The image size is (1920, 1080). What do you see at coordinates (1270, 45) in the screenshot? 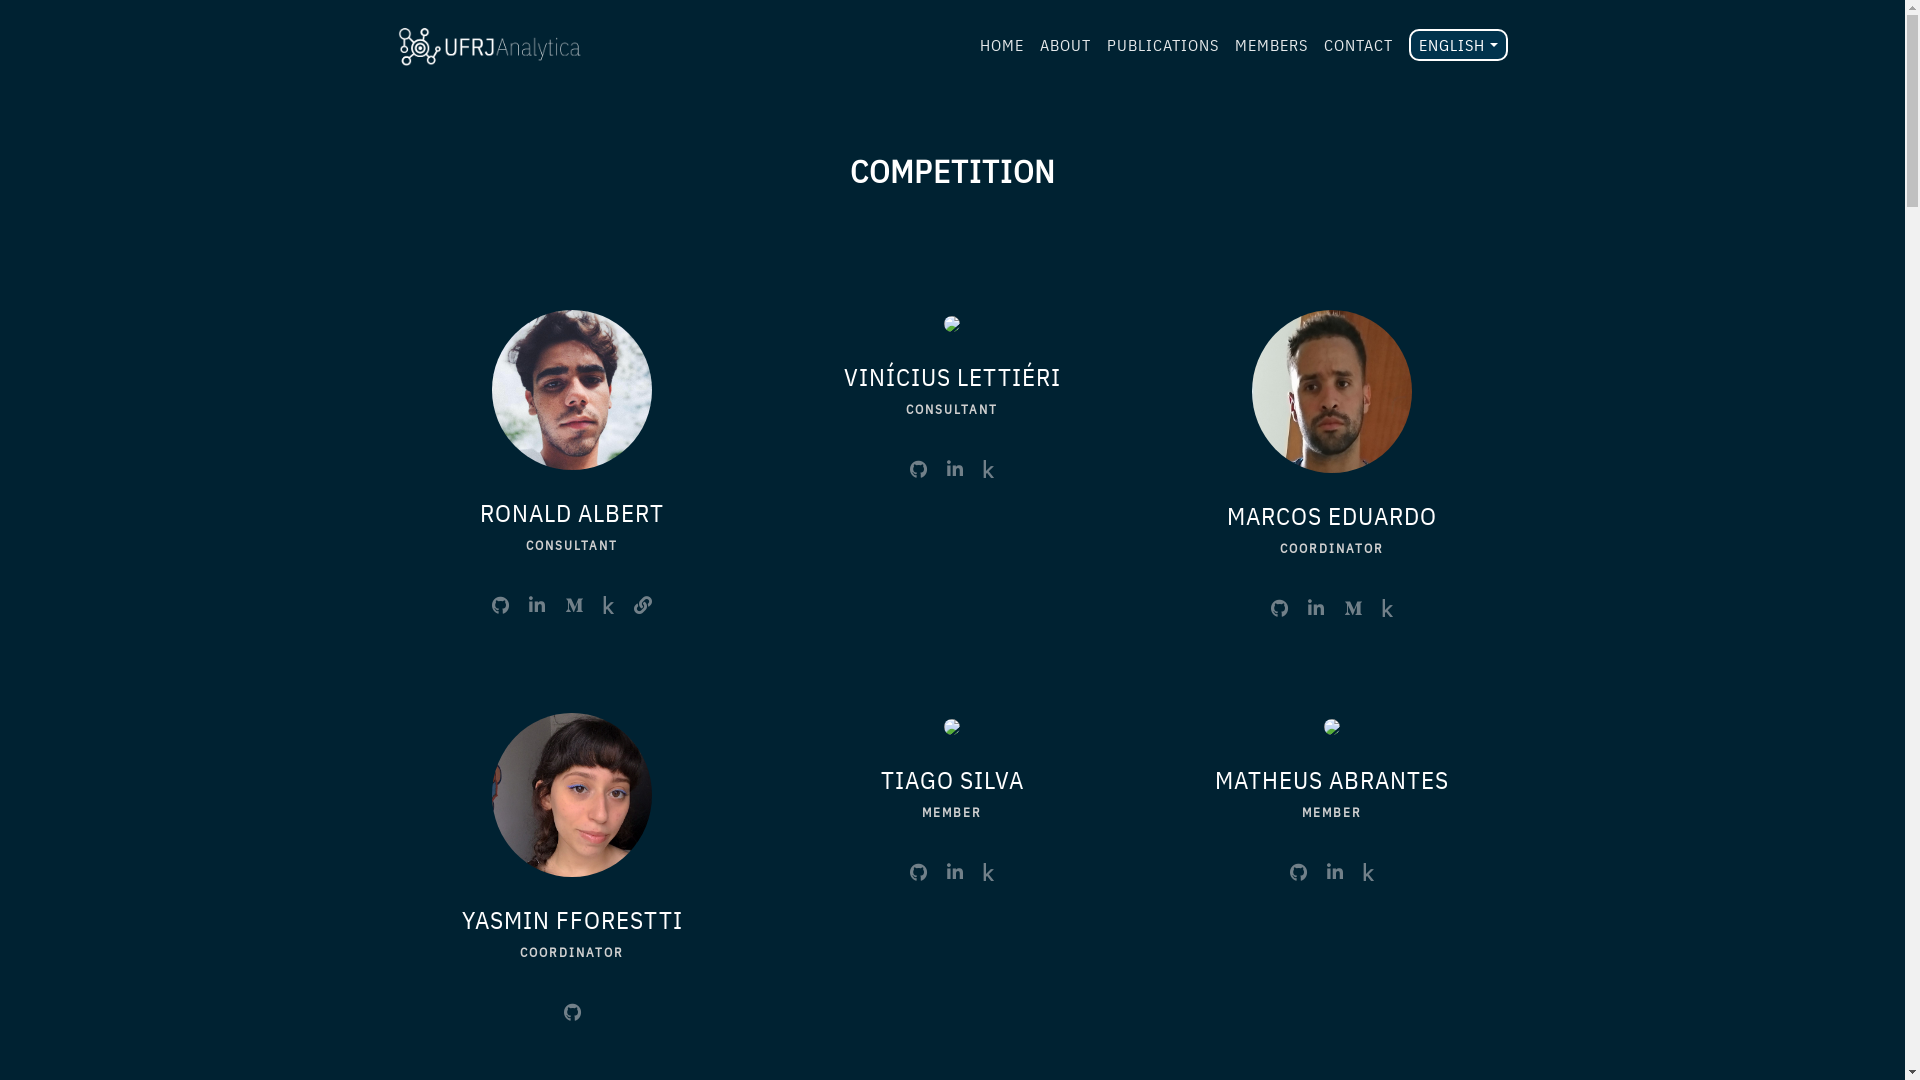
I see `'MEMBERS'` at bounding box center [1270, 45].